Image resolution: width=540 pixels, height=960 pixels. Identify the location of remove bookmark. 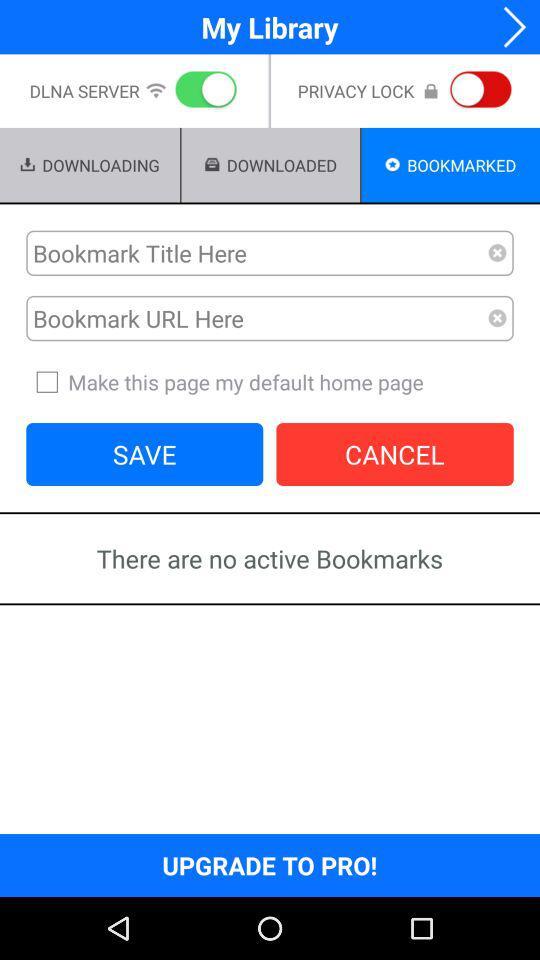
(496, 318).